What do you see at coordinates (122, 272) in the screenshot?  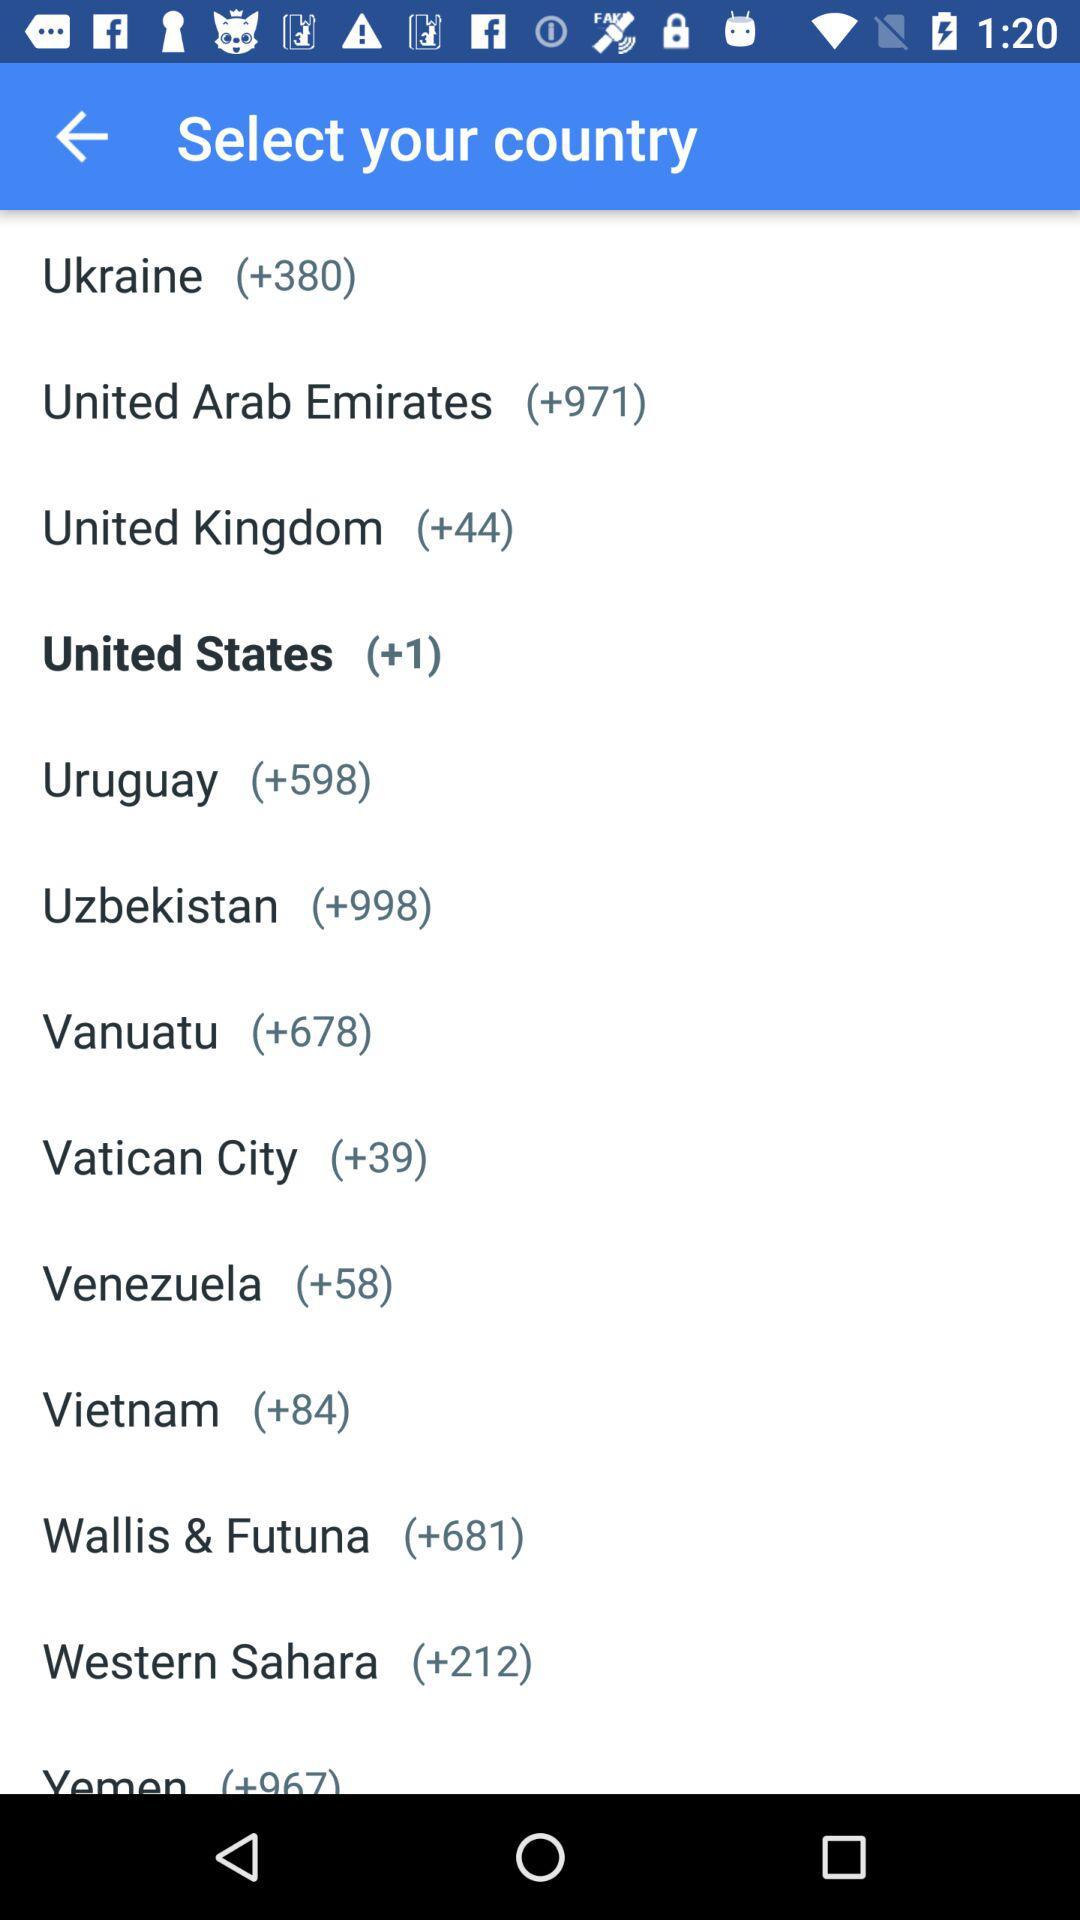 I see `the icon next to the (+380) app` at bounding box center [122, 272].